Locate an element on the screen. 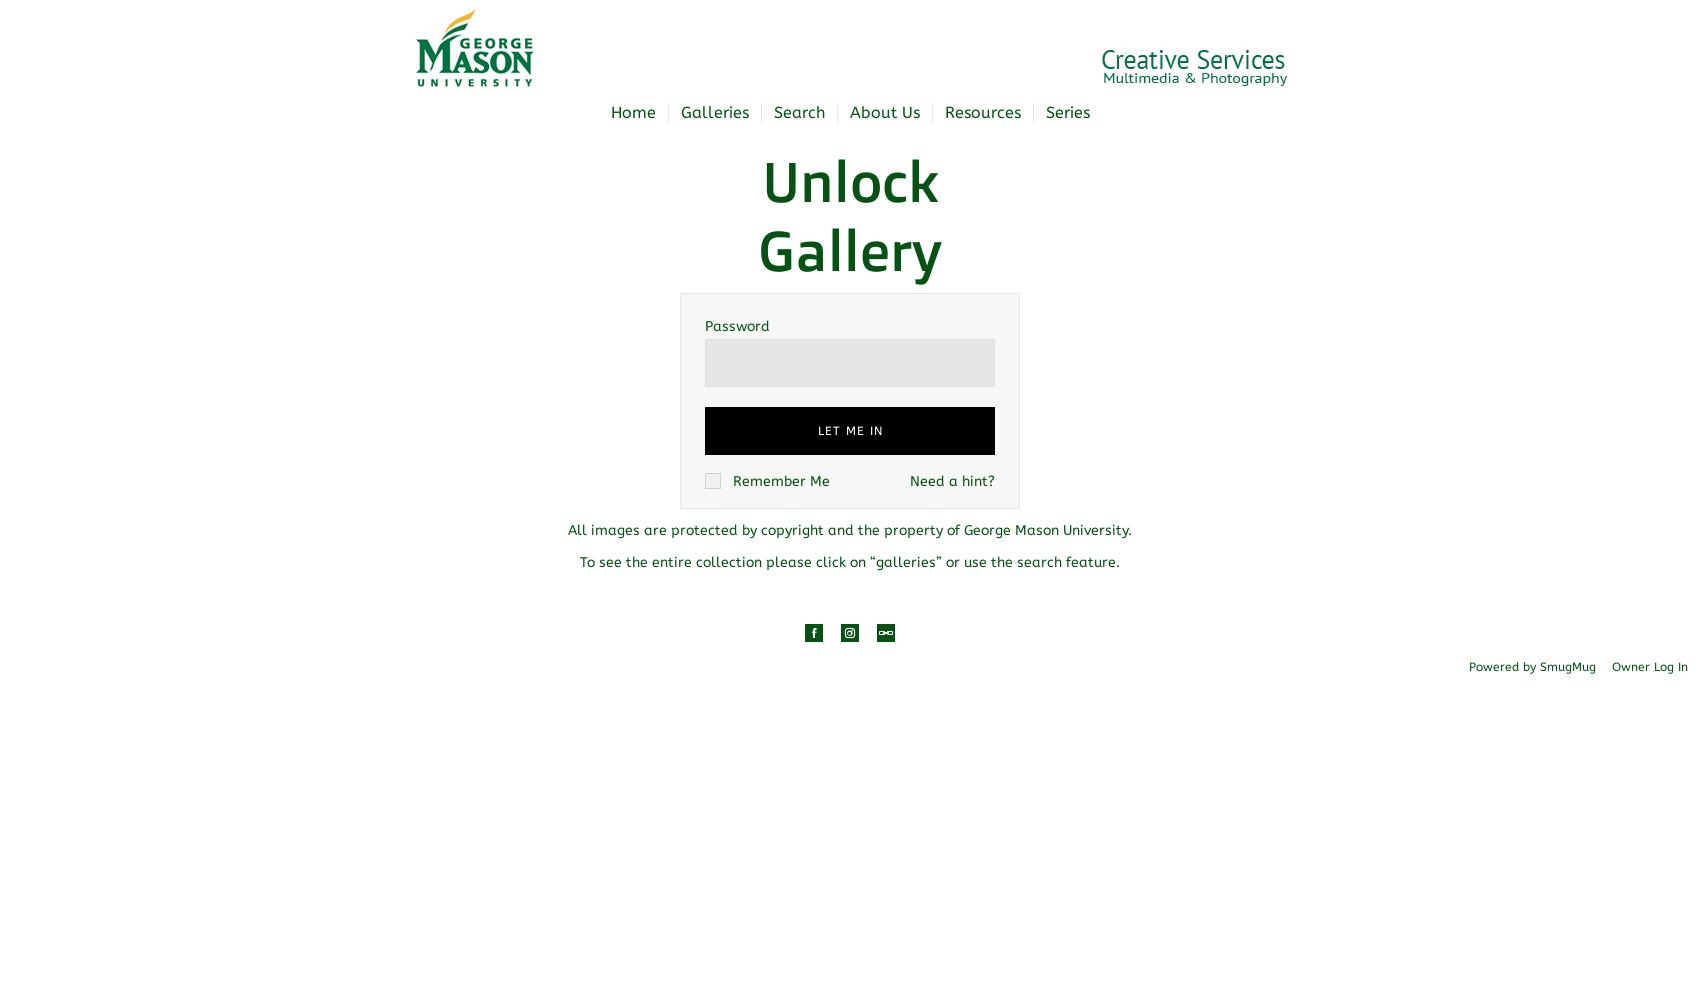 This screenshot has height=1000, width=1700. 'Series' is located at coordinates (1066, 111).